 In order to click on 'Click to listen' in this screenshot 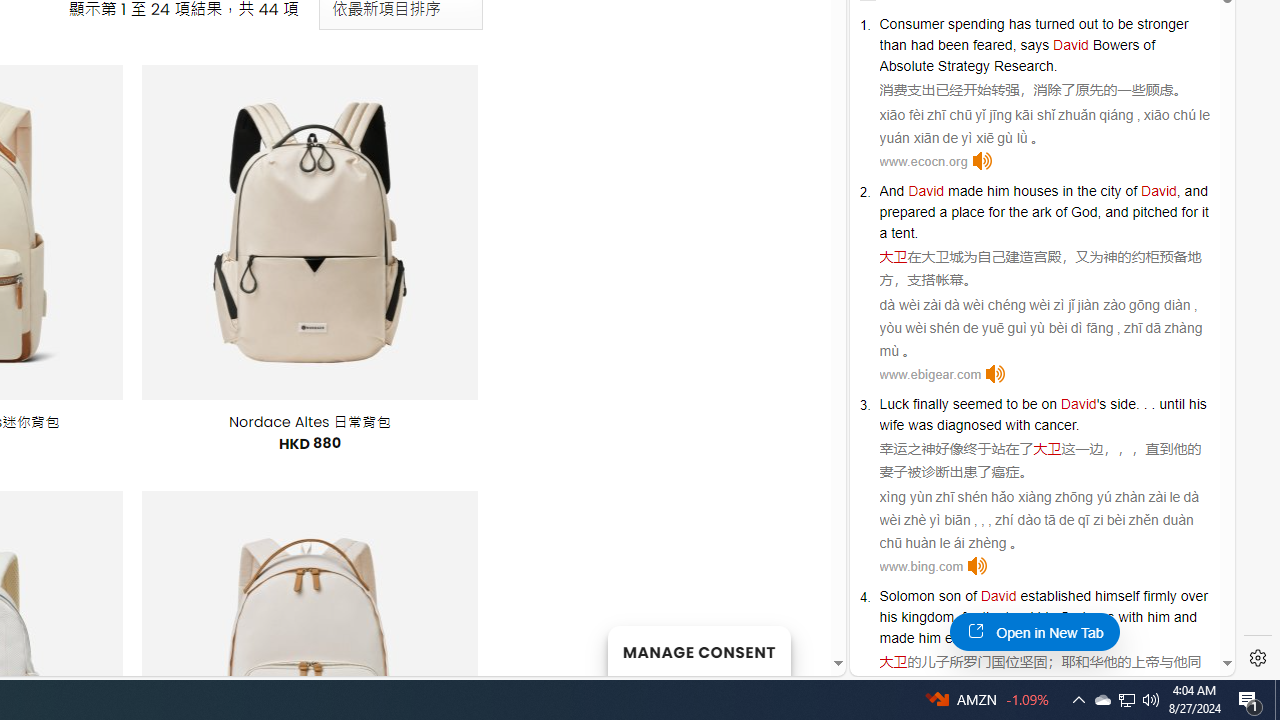, I will do `click(977, 566)`.